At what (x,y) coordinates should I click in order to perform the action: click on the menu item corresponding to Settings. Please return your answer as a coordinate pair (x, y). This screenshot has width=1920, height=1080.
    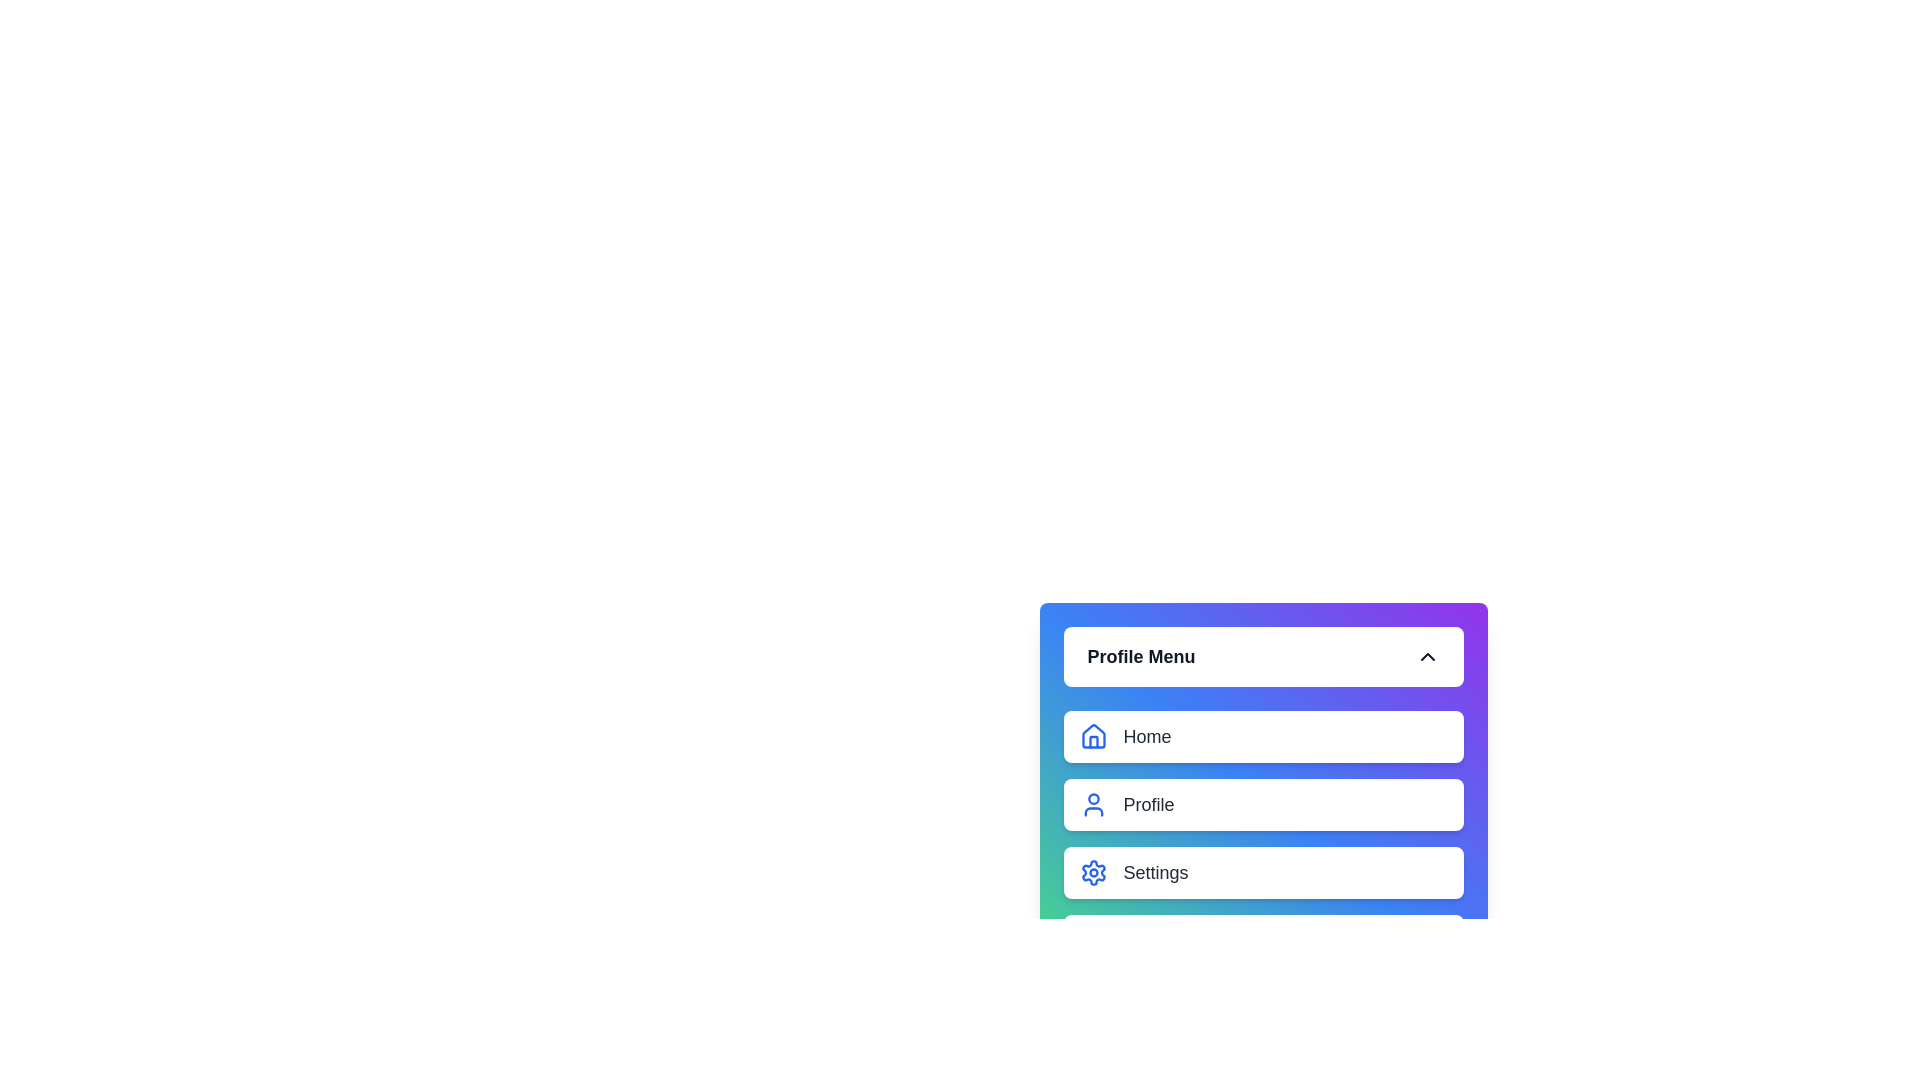
    Looking at the image, I should click on (1092, 871).